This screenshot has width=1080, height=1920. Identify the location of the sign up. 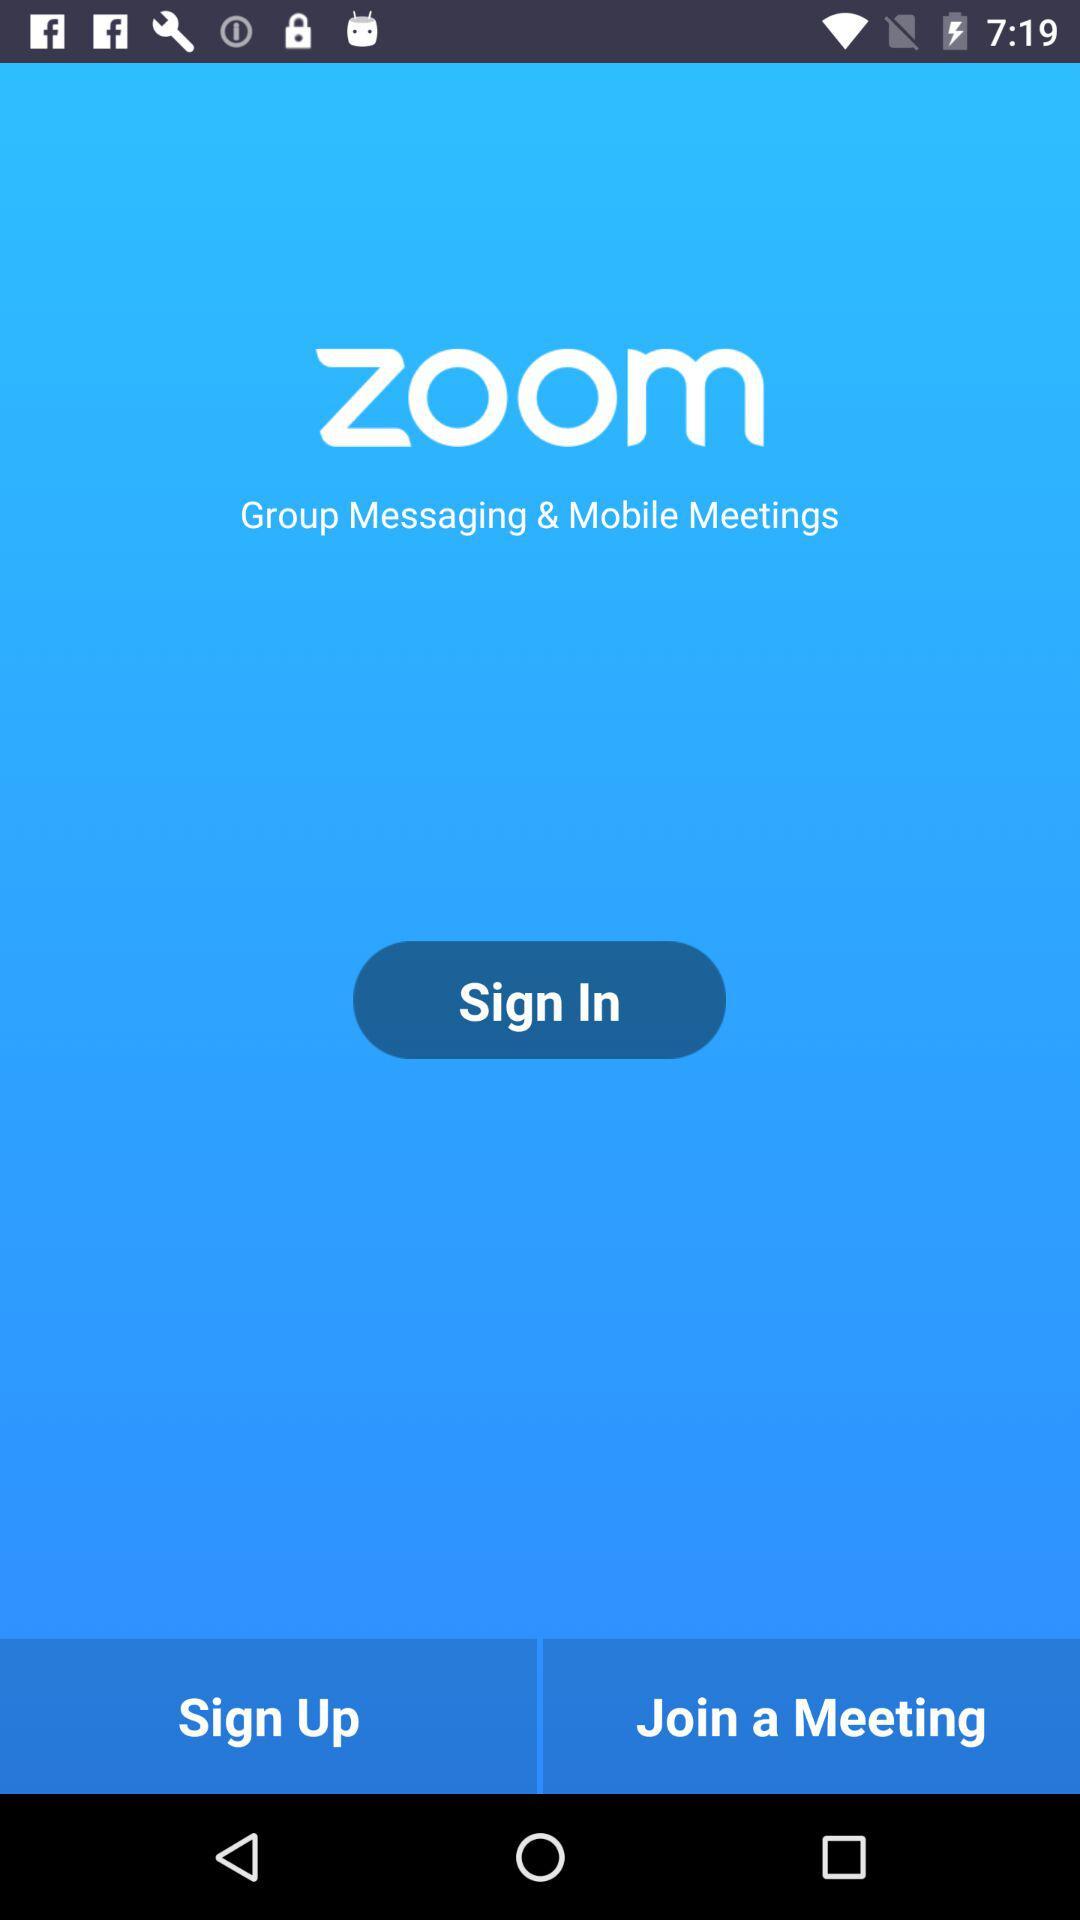
(267, 1715).